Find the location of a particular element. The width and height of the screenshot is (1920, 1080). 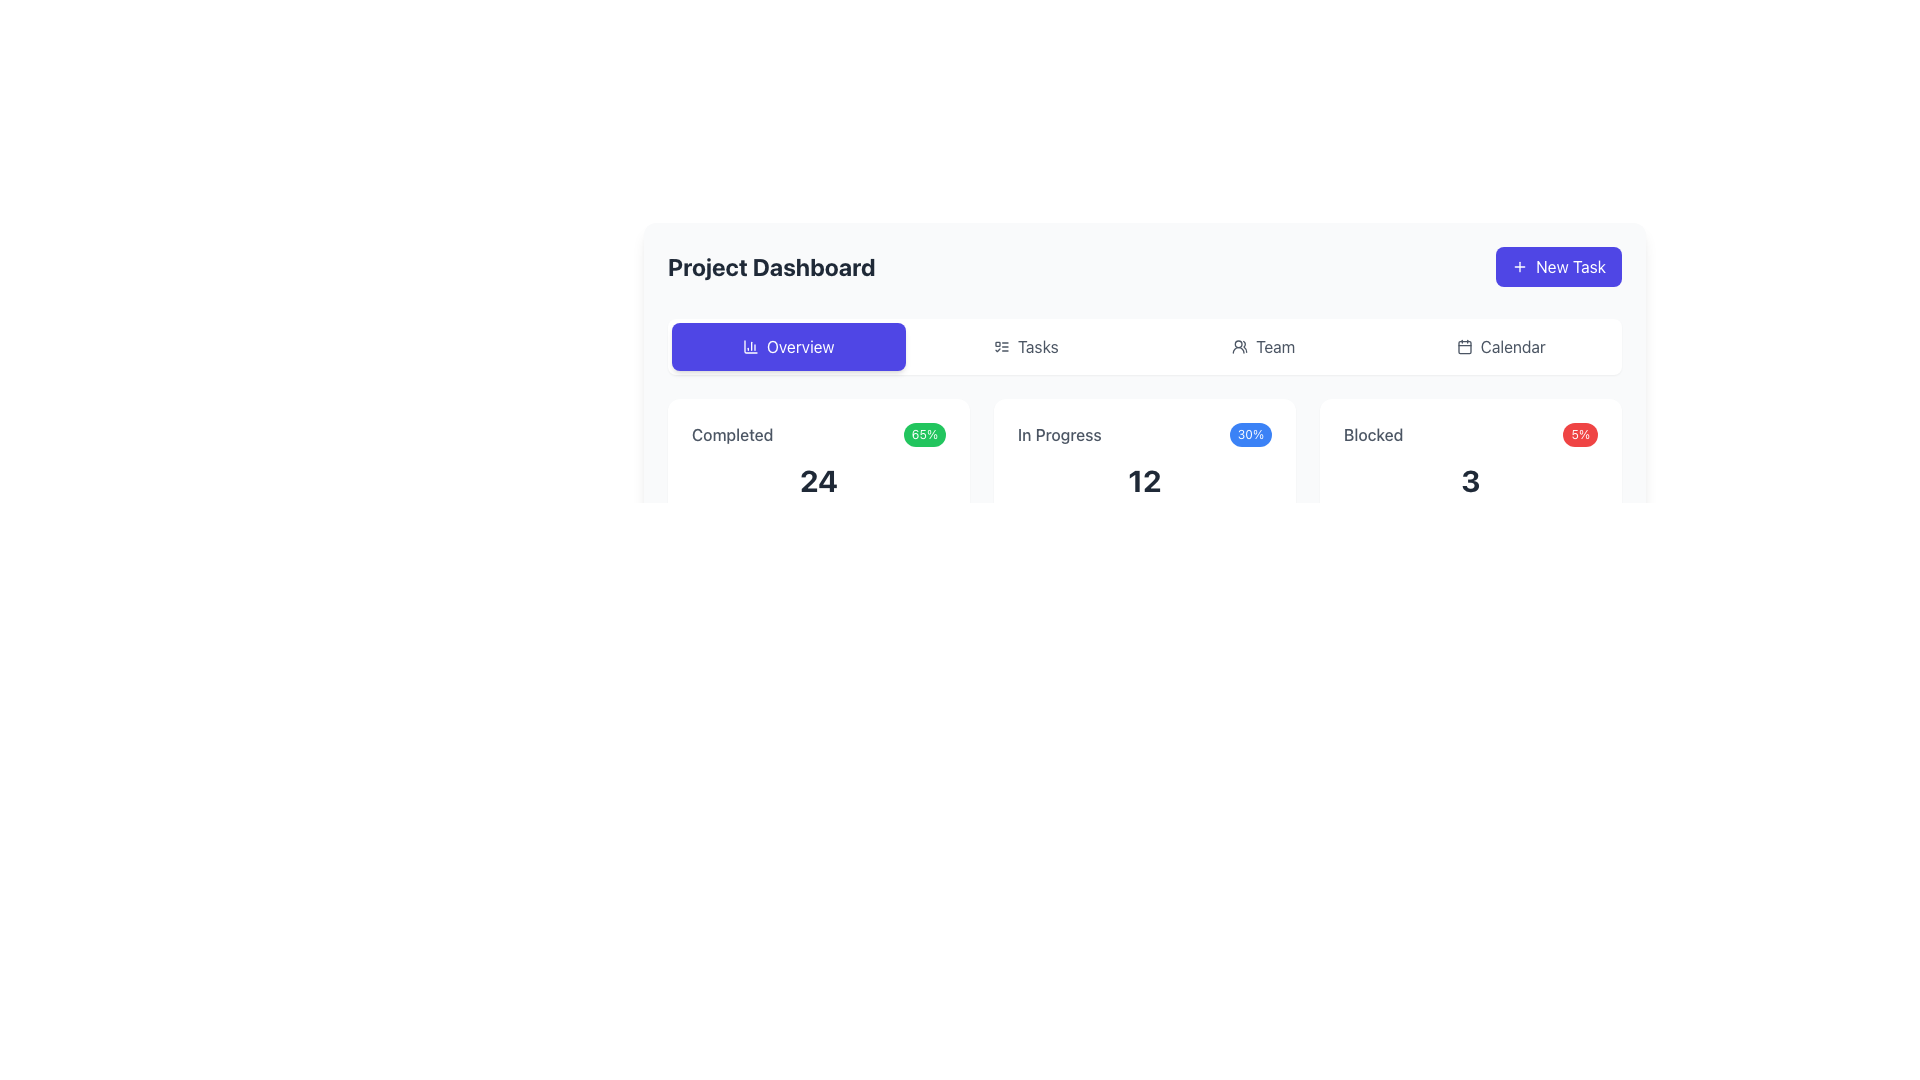

the 'Overview' text label within the purple button that indicates navigation to the overview section is located at coordinates (800, 346).